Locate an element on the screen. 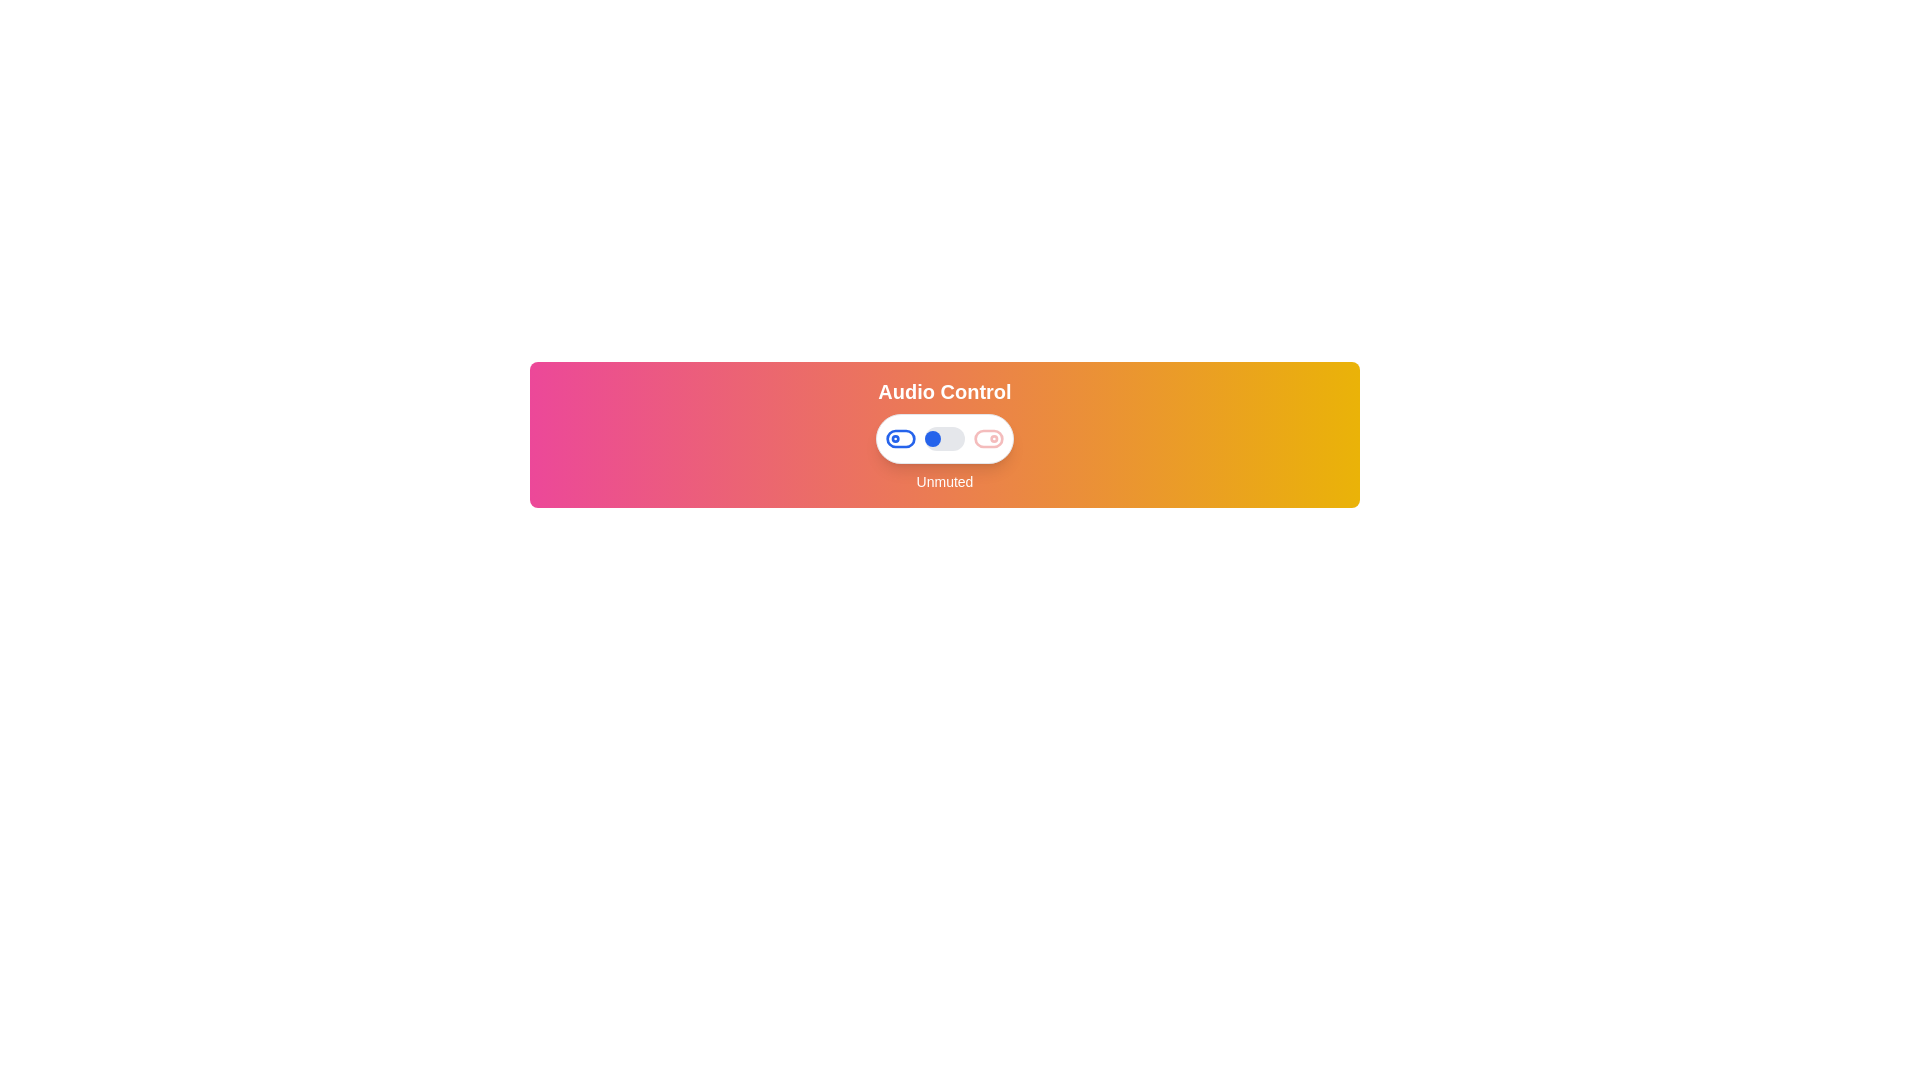  the right toggle button with a red color and semi-transparent design located under 'Audio Control' is located at coordinates (988, 438).